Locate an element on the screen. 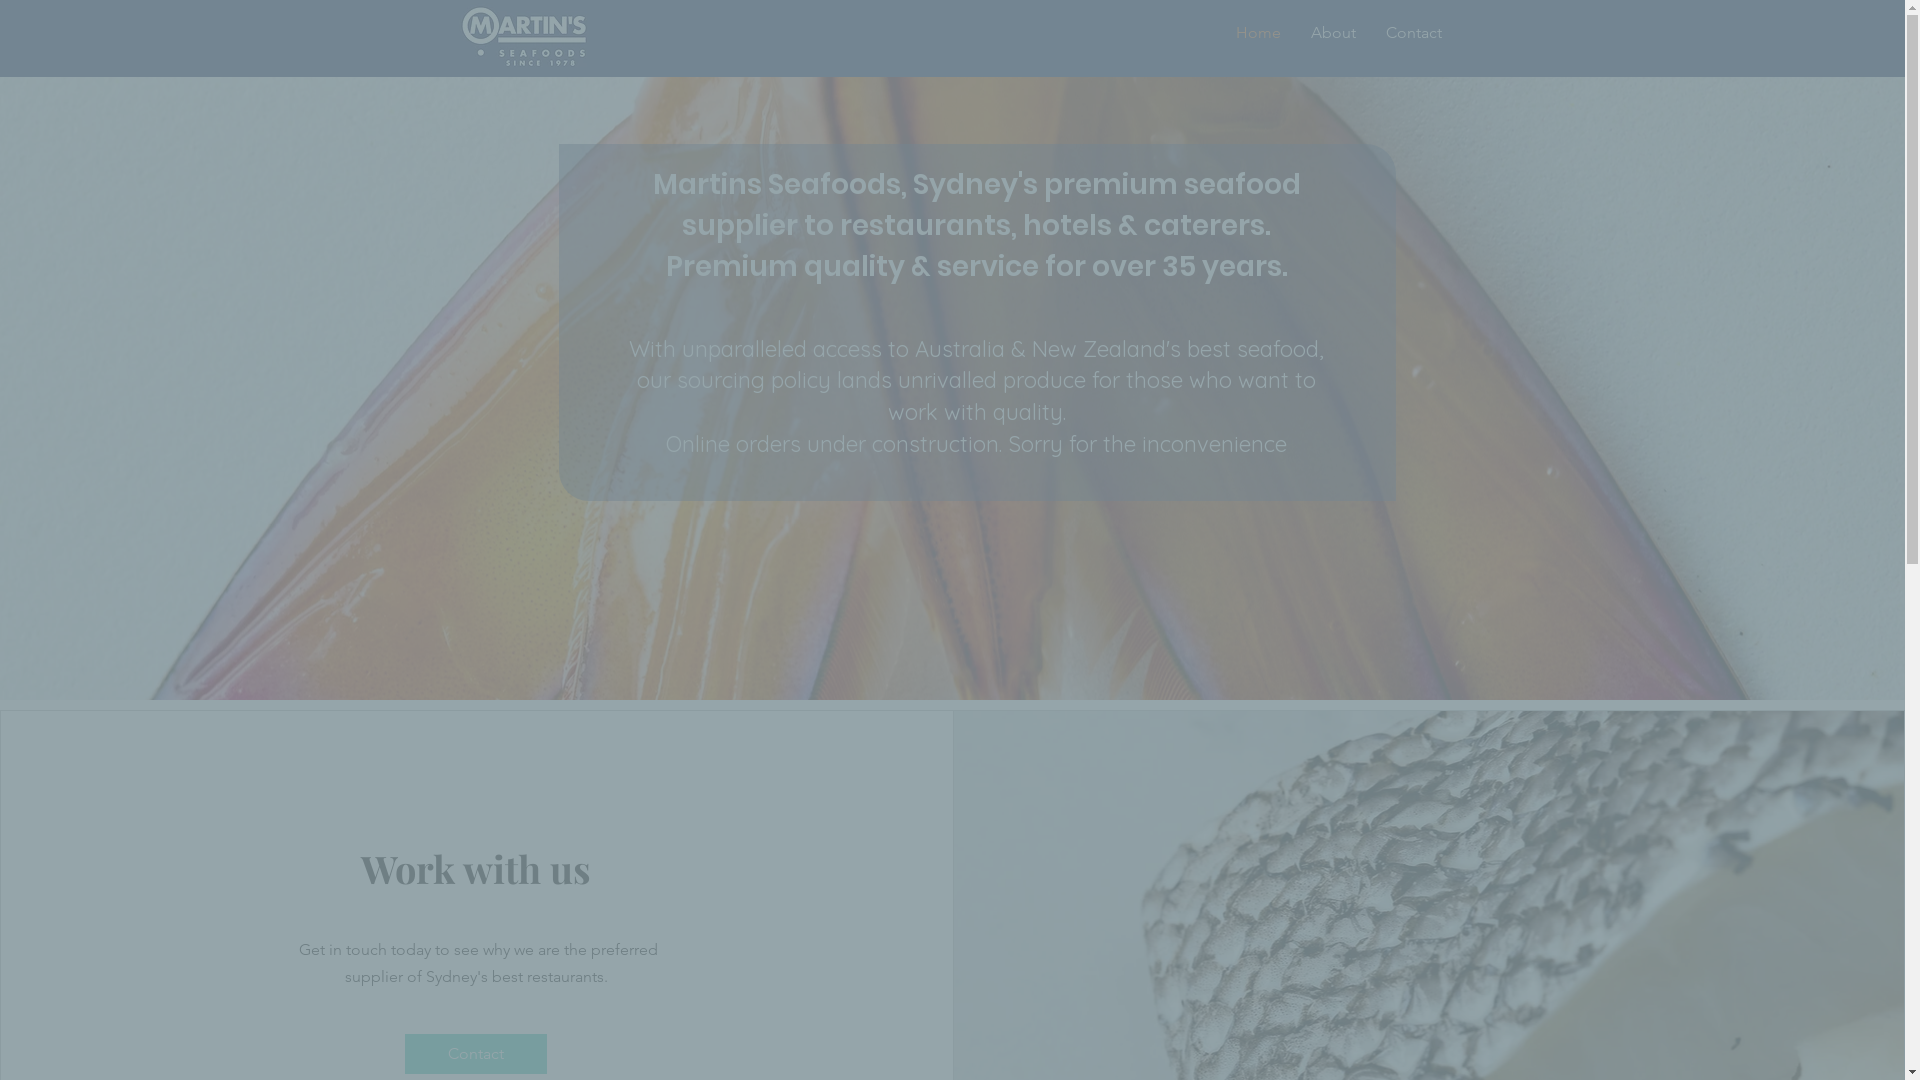  'Home' is located at coordinates (1256, 33).